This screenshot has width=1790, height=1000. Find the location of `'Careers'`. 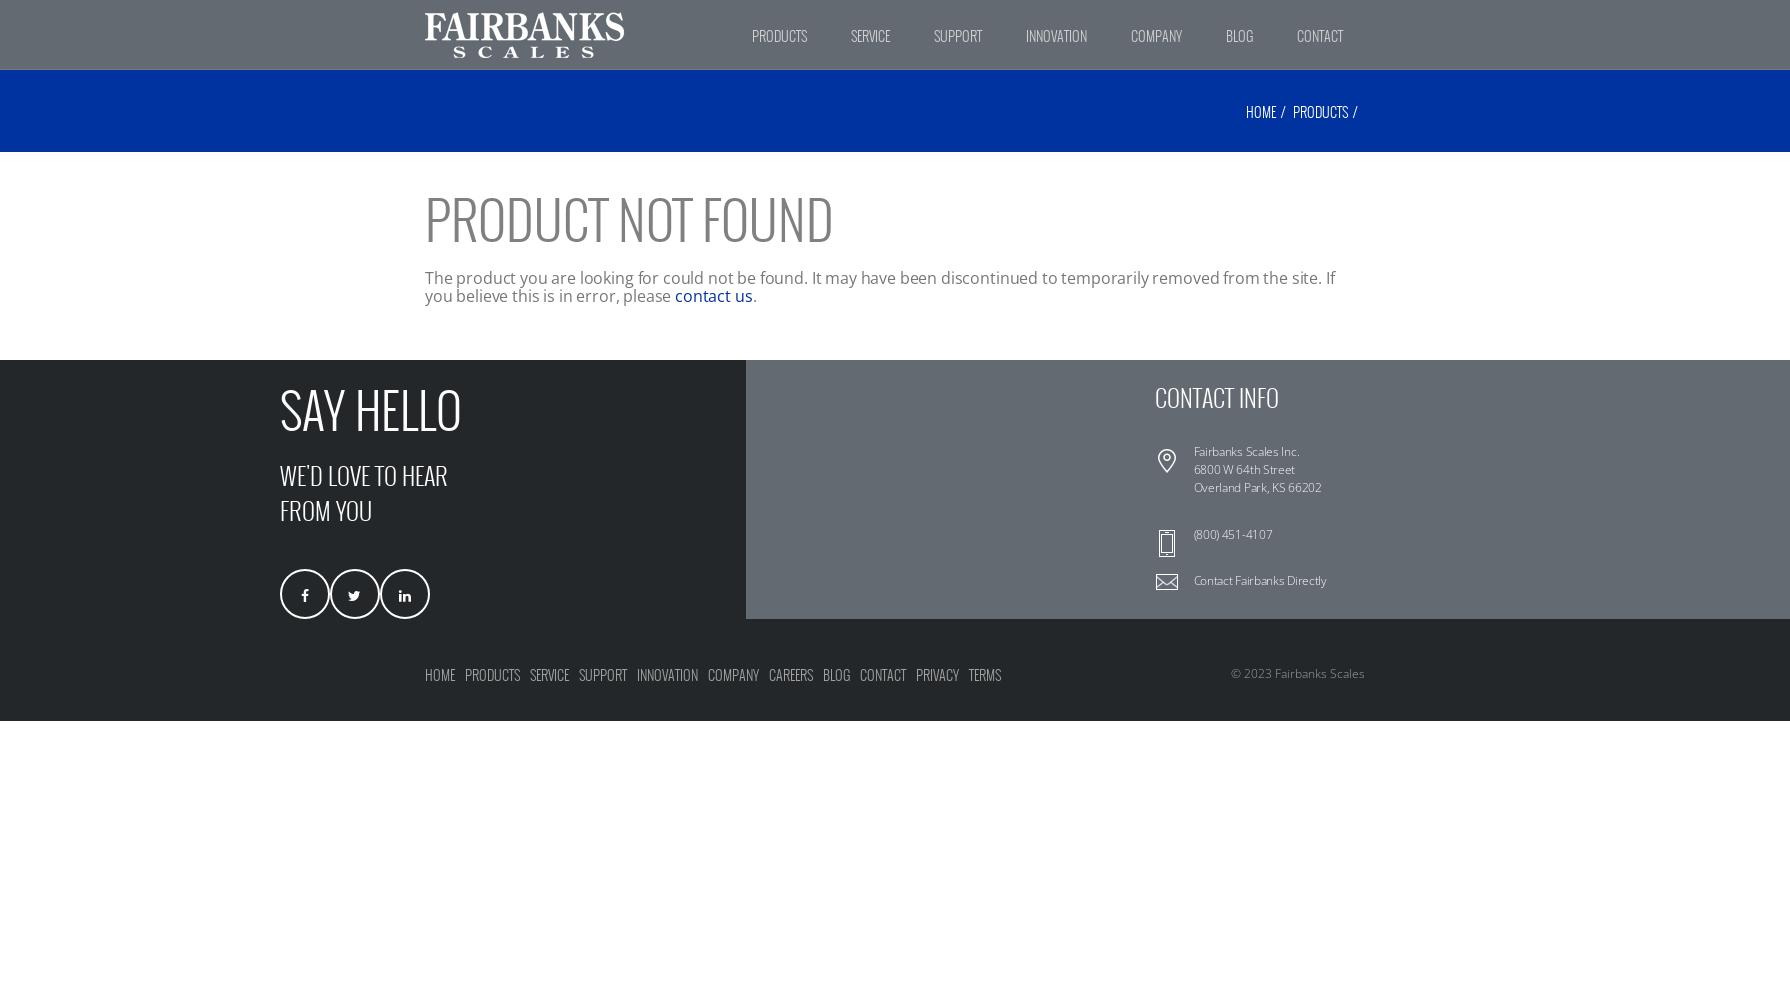

'Careers' is located at coordinates (767, 675).